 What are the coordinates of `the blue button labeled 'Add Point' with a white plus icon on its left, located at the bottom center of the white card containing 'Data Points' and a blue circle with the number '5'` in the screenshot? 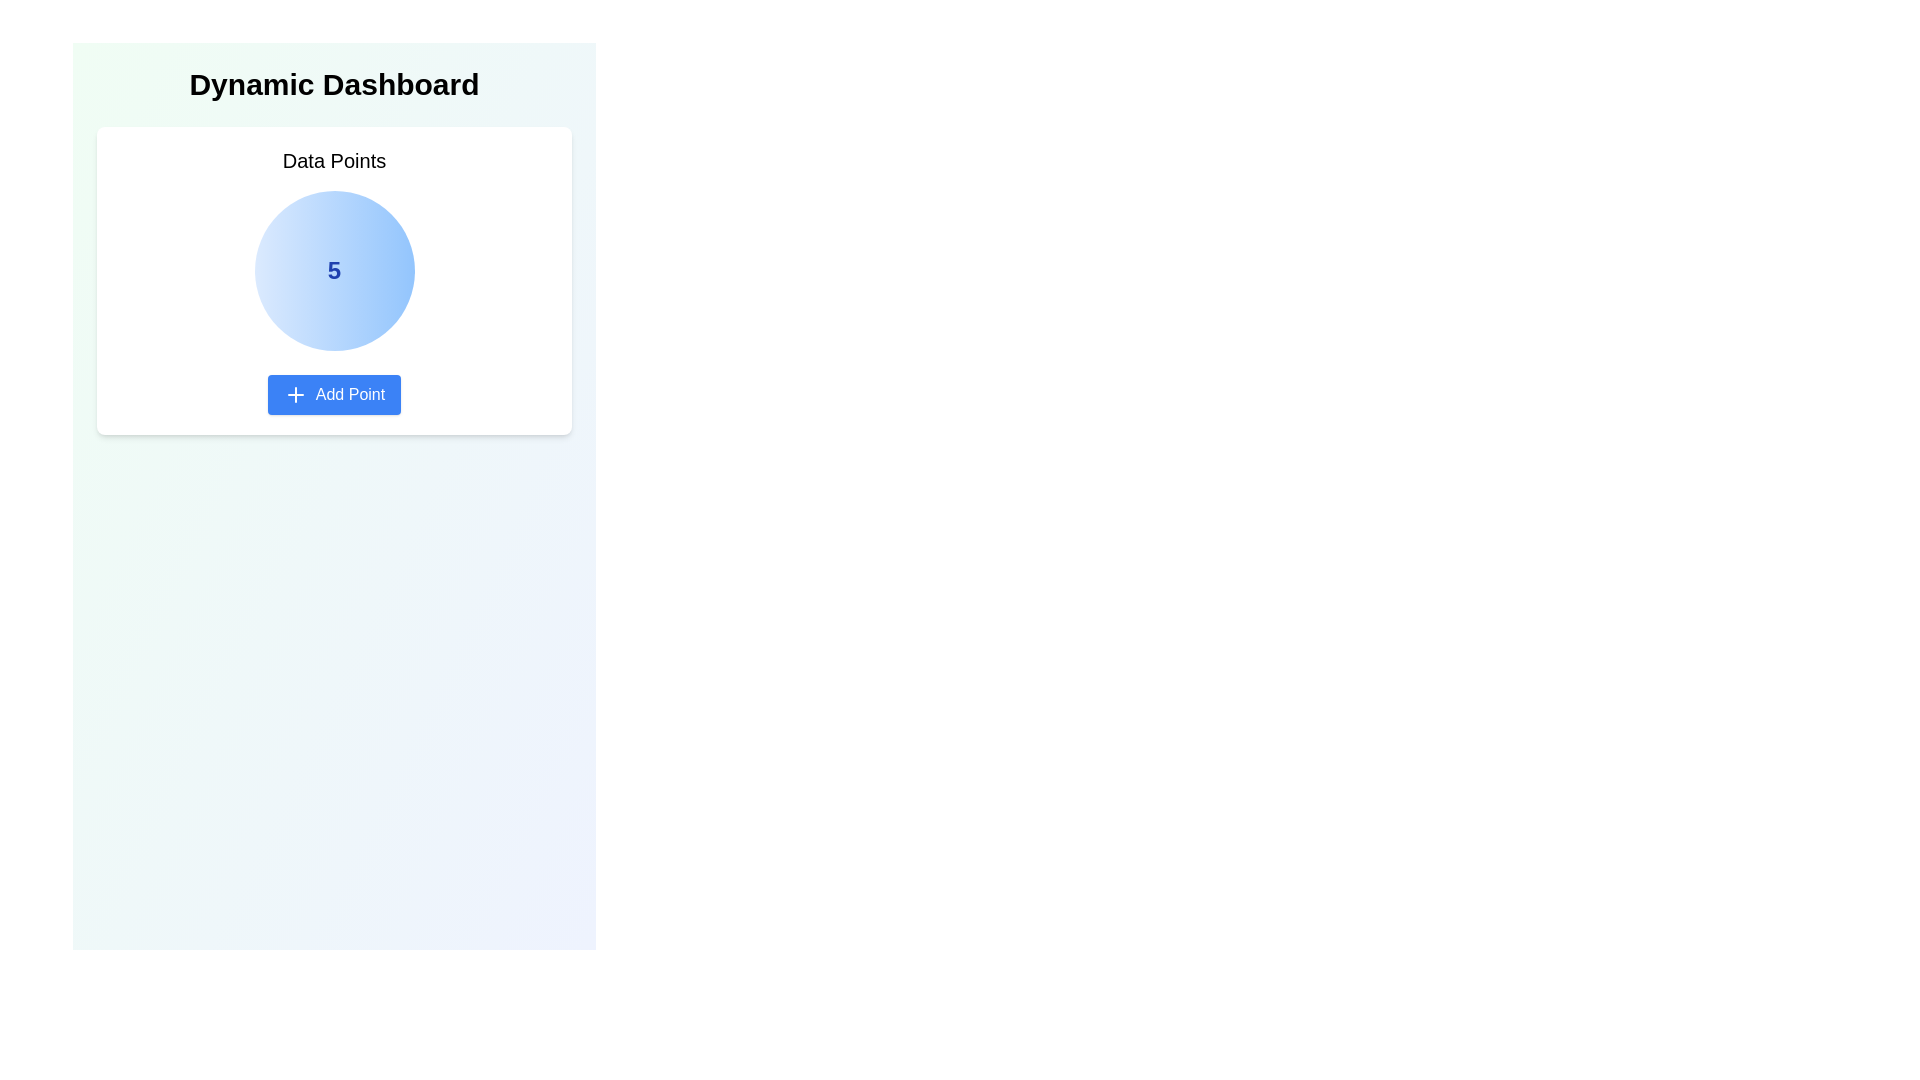 It's located at (334, 394).